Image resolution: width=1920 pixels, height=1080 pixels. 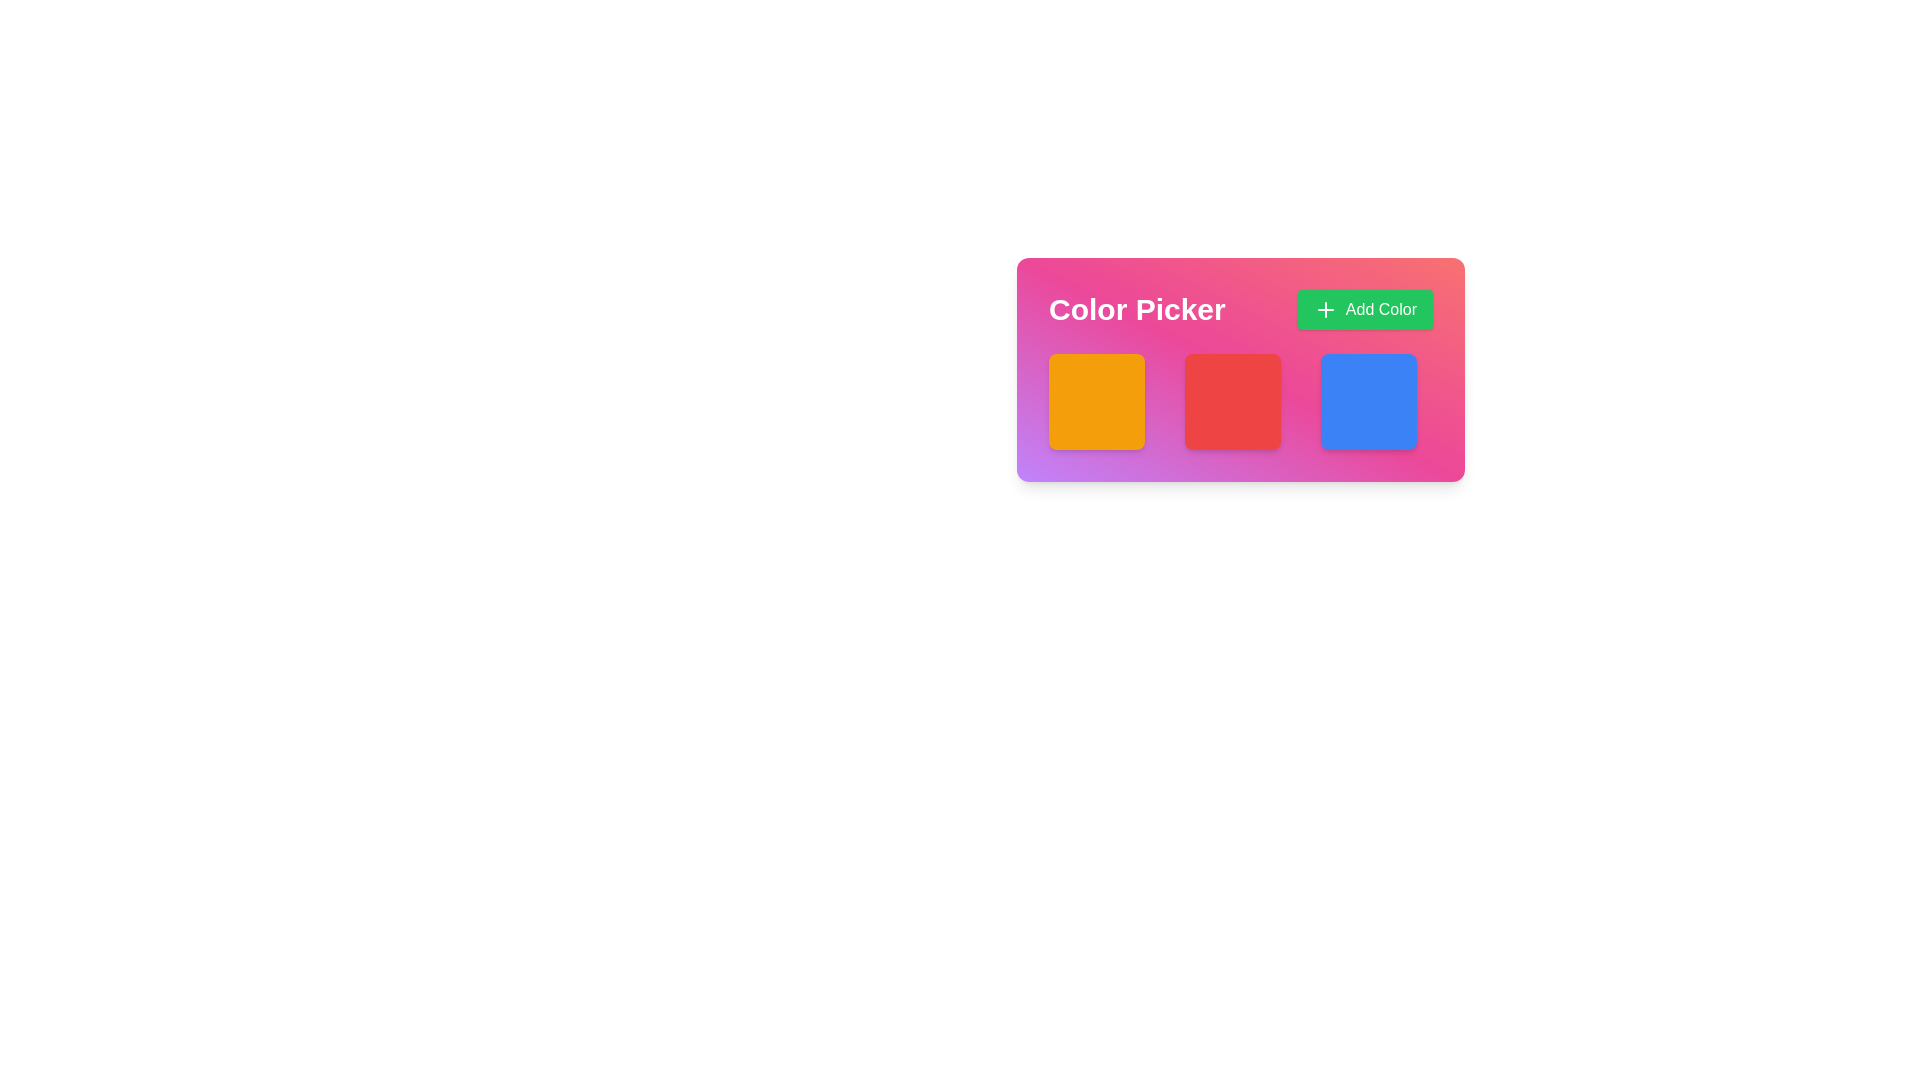 What do you see at coordinates (1240, 370) in the screenshot?
I see `the middle red color tile in the color picker interface` at bounding box center [1240, 370].